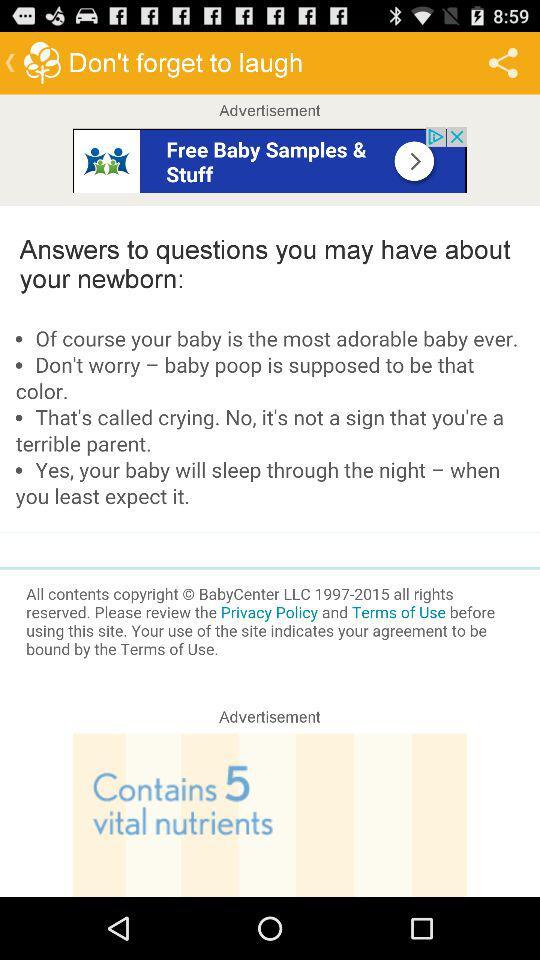 This screenshot has width=540, height=960. Describe the element at coordinates (270, 815) in the screenshot. I see `advertisement banner click to open content` at that location.